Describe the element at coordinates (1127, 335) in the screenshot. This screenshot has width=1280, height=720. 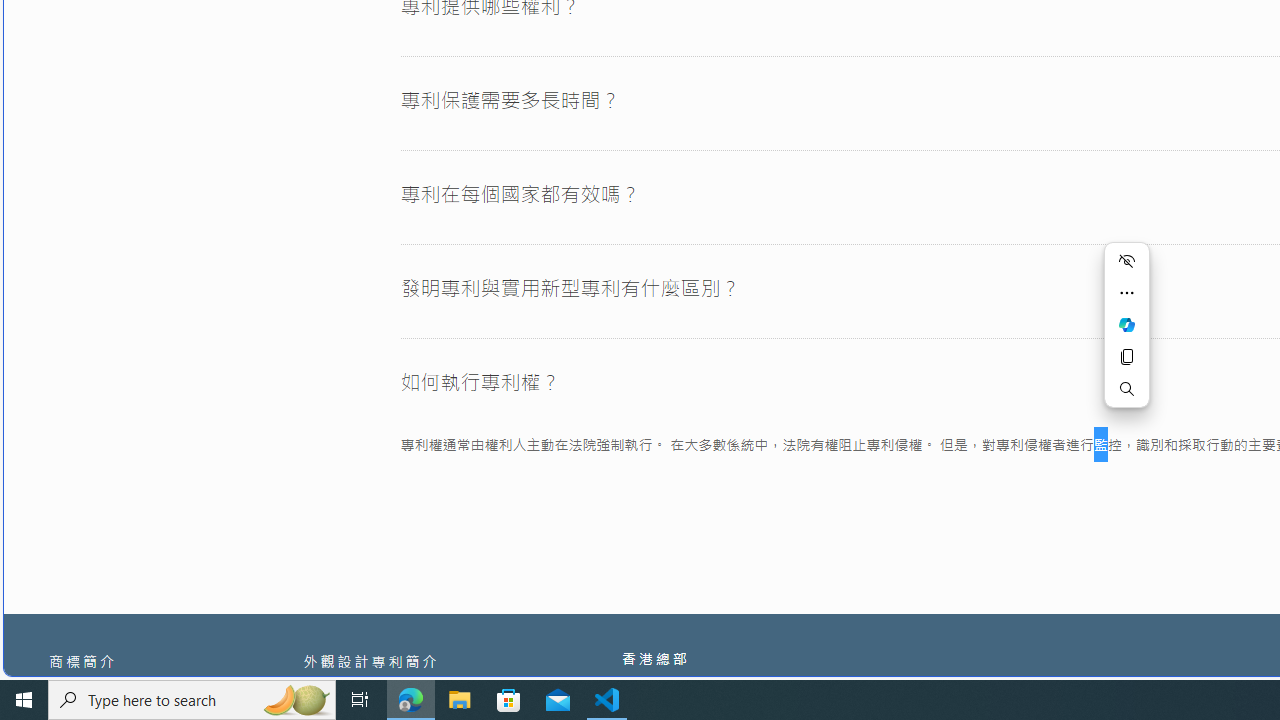
I see `'Mini menu on text selection'` at that location.